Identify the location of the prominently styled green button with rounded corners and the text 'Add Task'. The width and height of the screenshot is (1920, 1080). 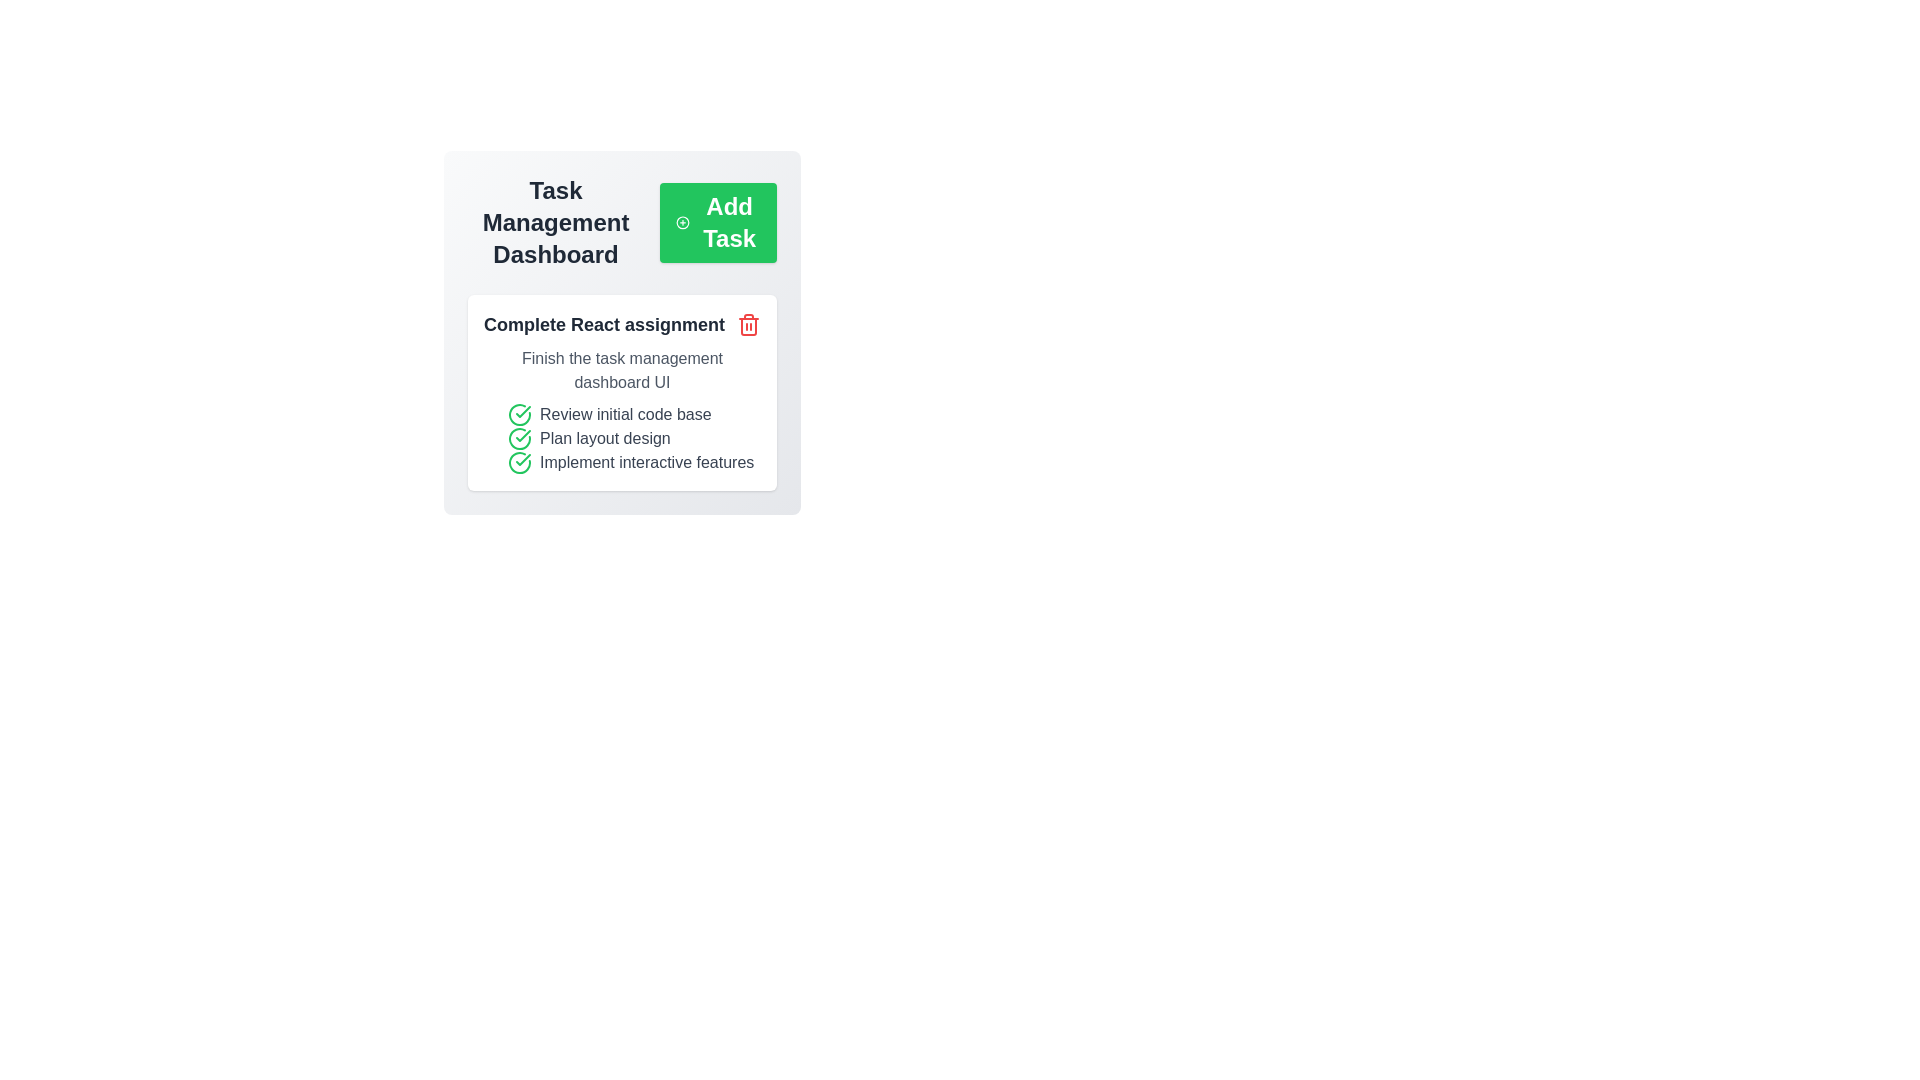
(718, 223).